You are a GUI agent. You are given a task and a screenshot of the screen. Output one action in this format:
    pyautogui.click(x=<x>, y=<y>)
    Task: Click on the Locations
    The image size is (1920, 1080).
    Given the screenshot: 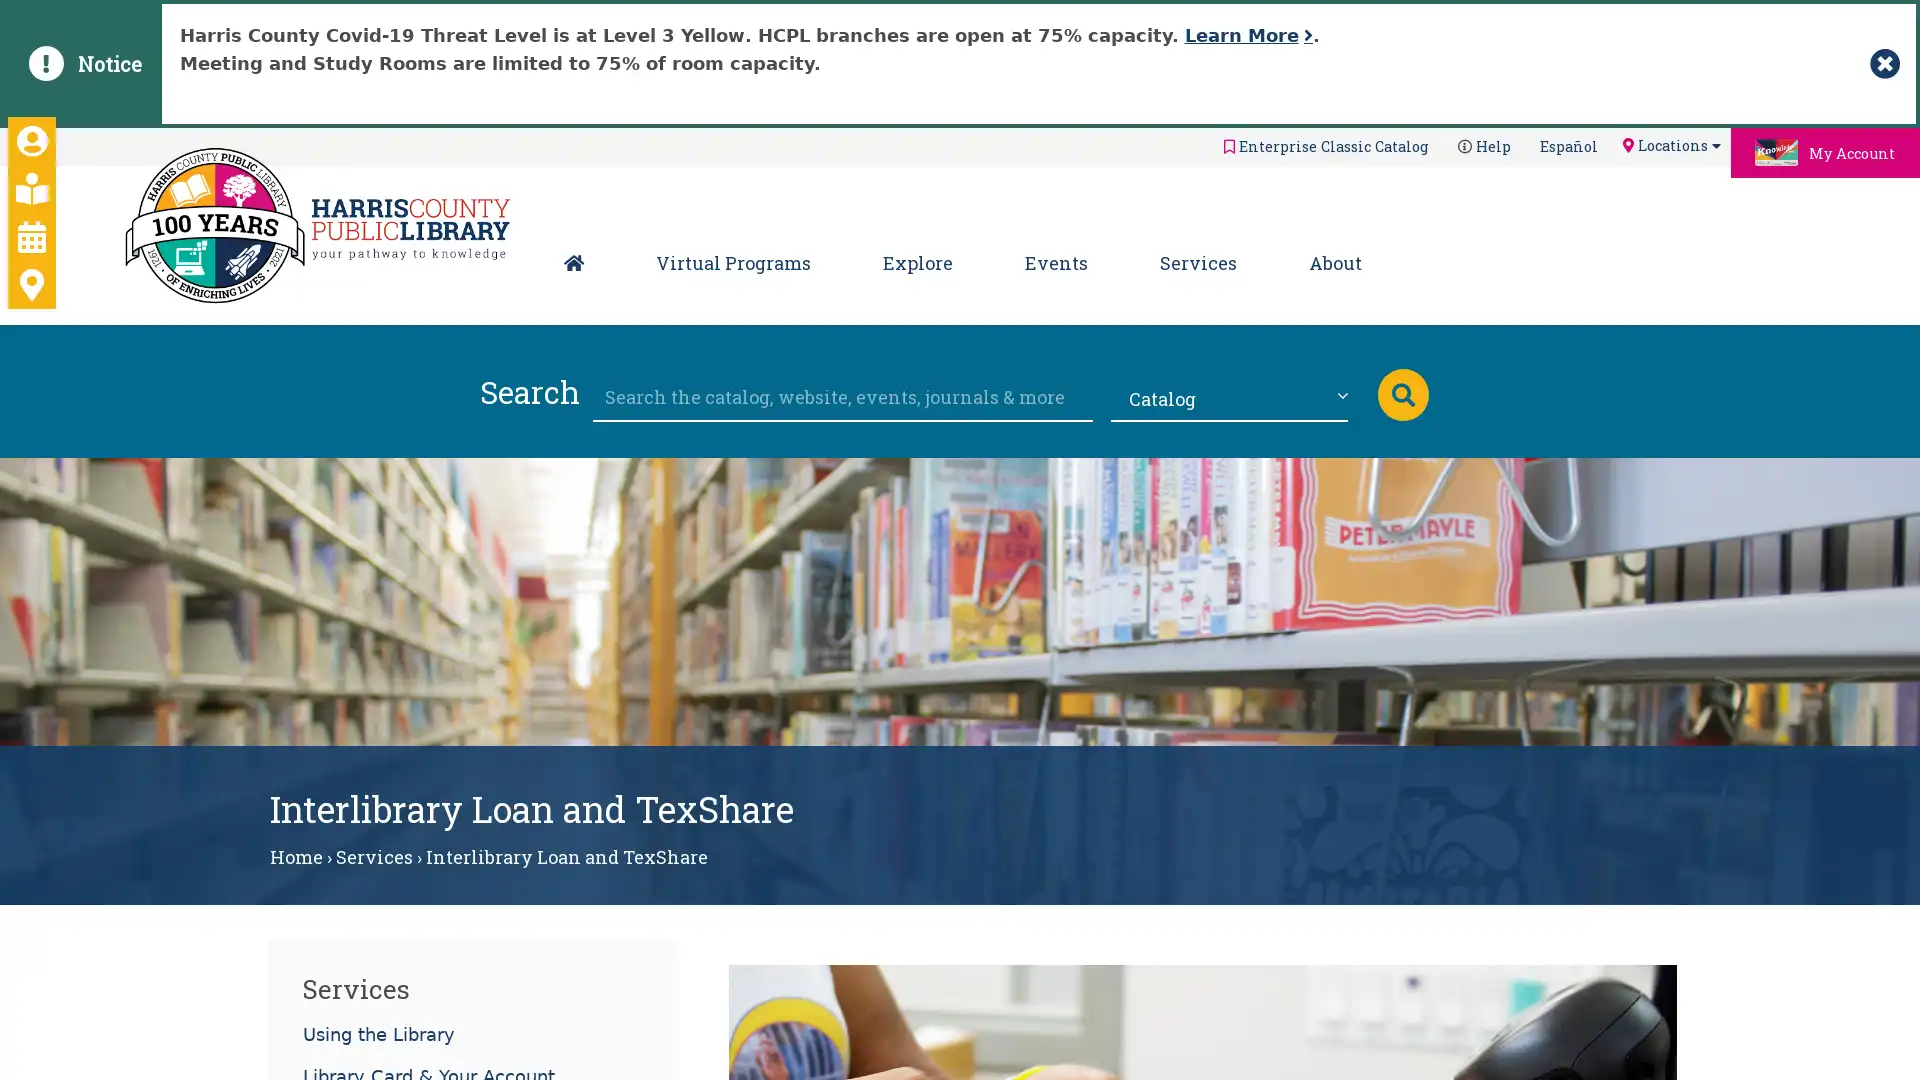 What is the action you would take?
    pyautogui.click(x=1670, y=144)
    